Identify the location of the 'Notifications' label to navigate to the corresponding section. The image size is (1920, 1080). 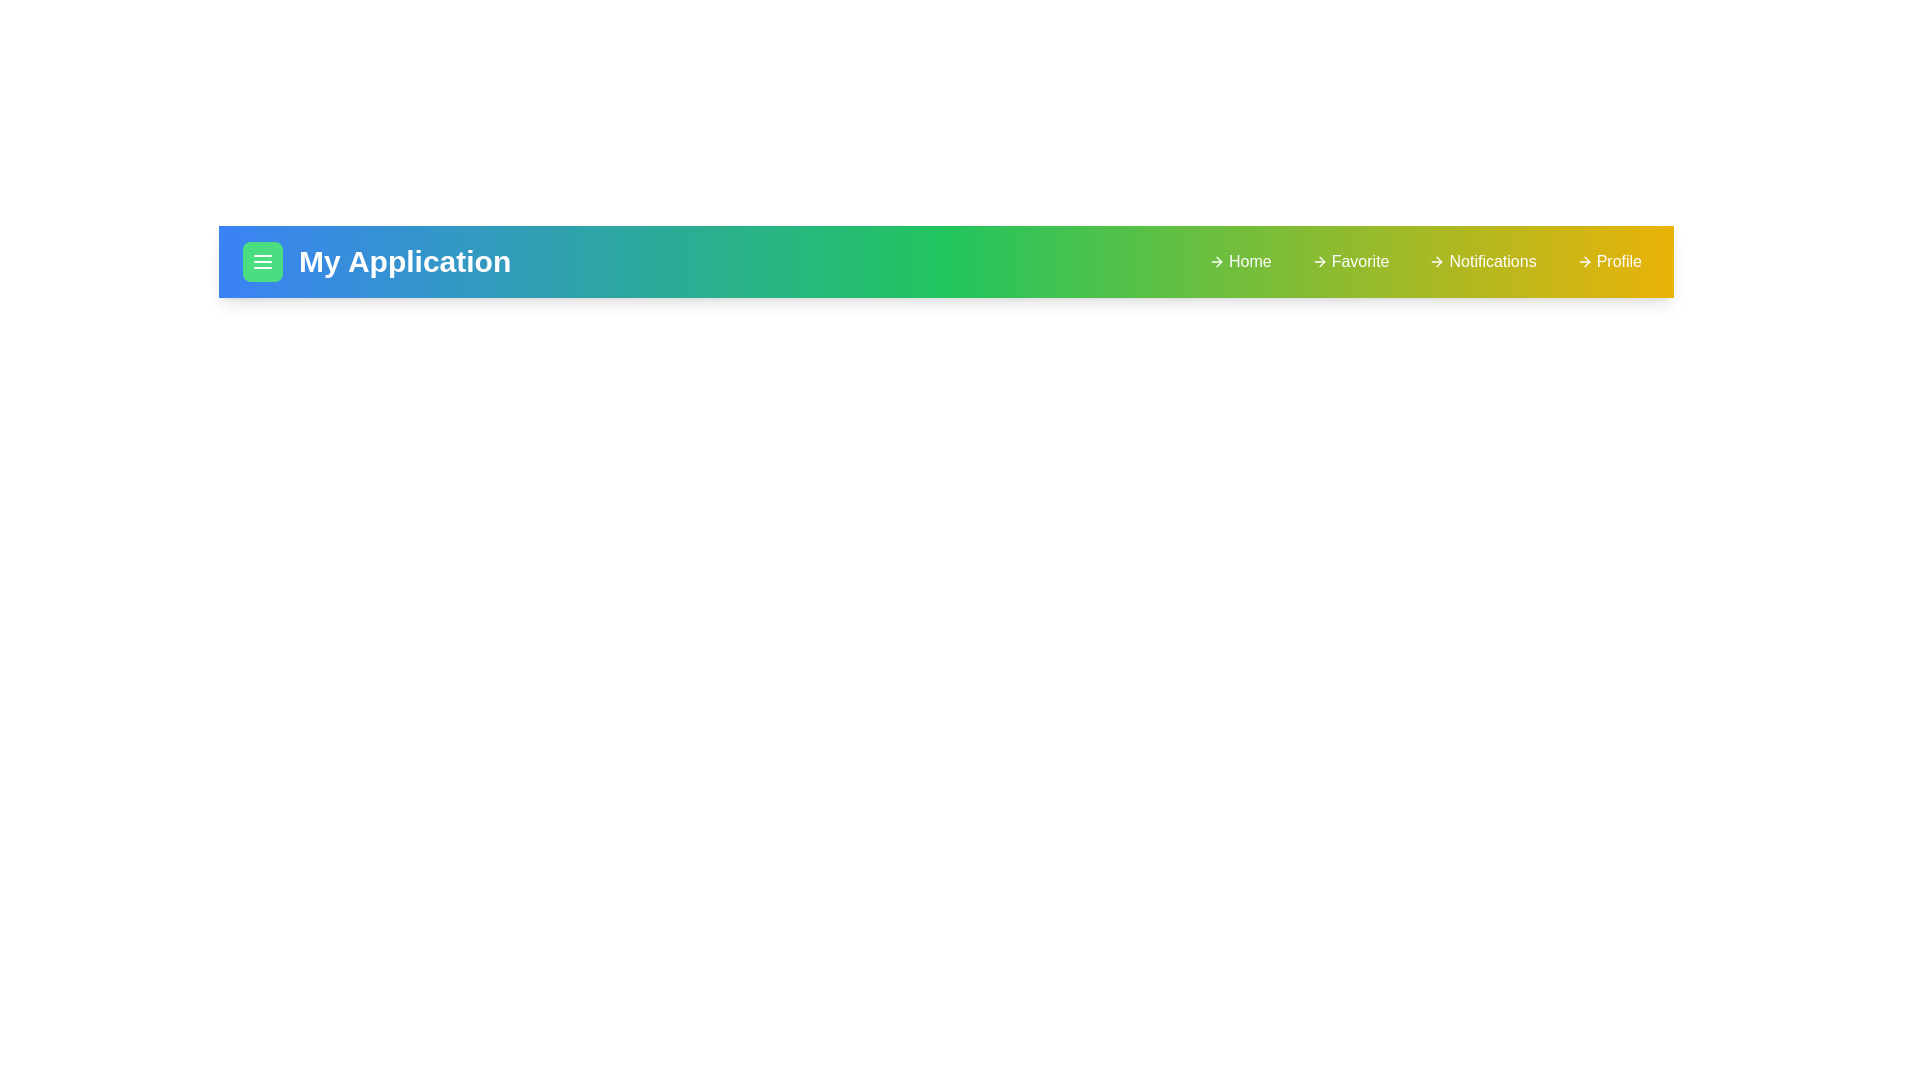
(1483, 261).